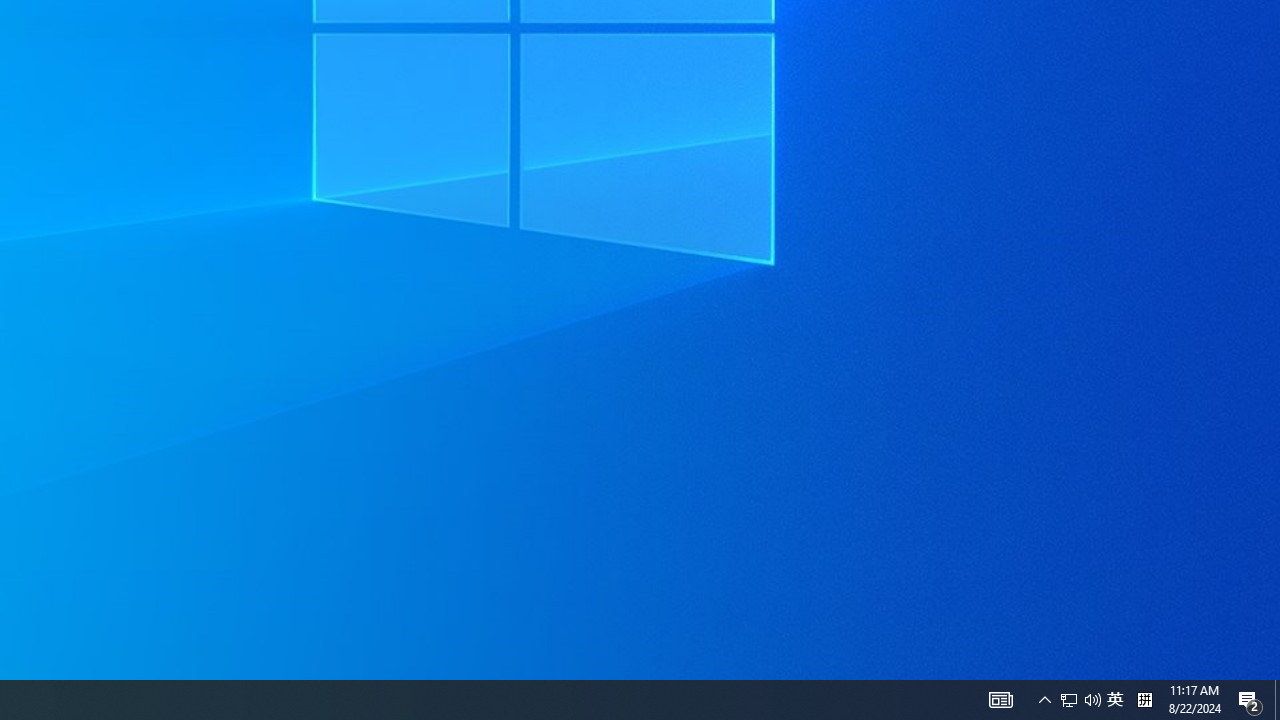  Describe the element at coordinates (1079, 698) in the screenshot. I see `'User Promoted Notification Area'` at that location.